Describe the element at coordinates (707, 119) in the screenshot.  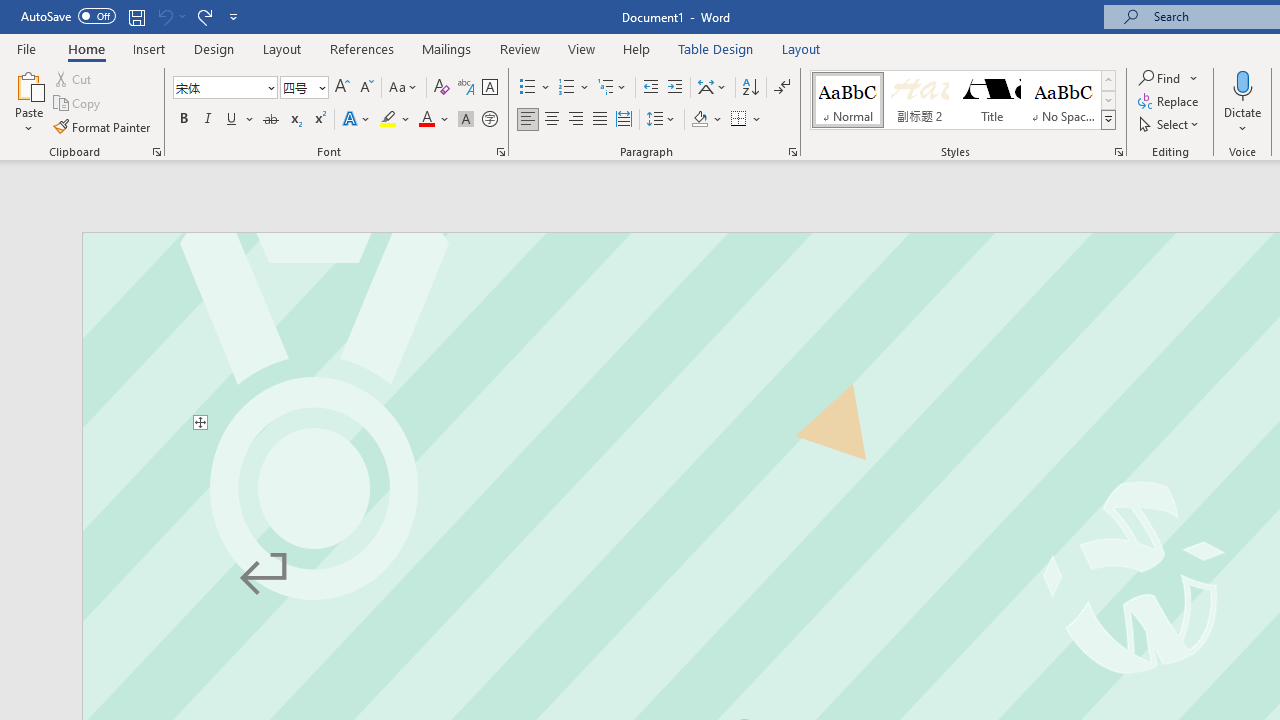
I see `'Shading'` at that location.